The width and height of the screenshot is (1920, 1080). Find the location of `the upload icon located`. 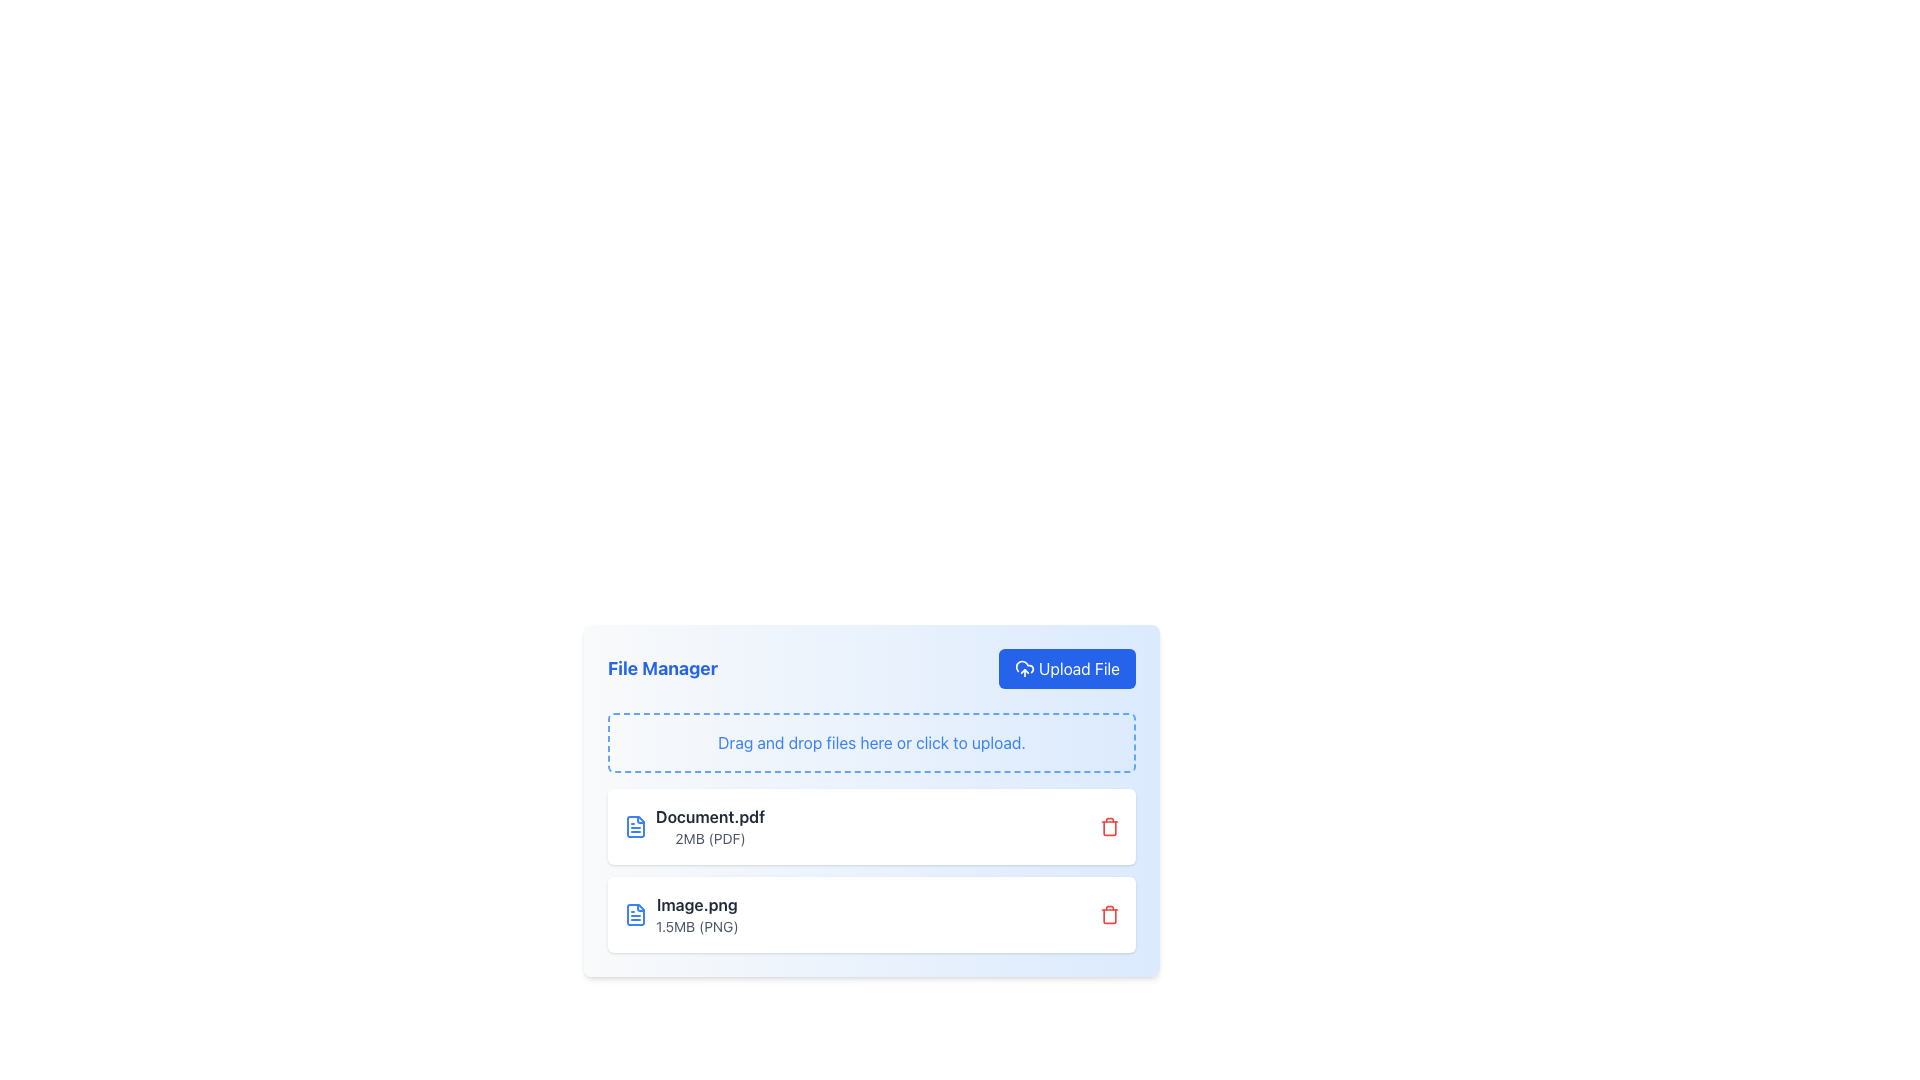

the upload icon located is located at coordinates (1024, 668).